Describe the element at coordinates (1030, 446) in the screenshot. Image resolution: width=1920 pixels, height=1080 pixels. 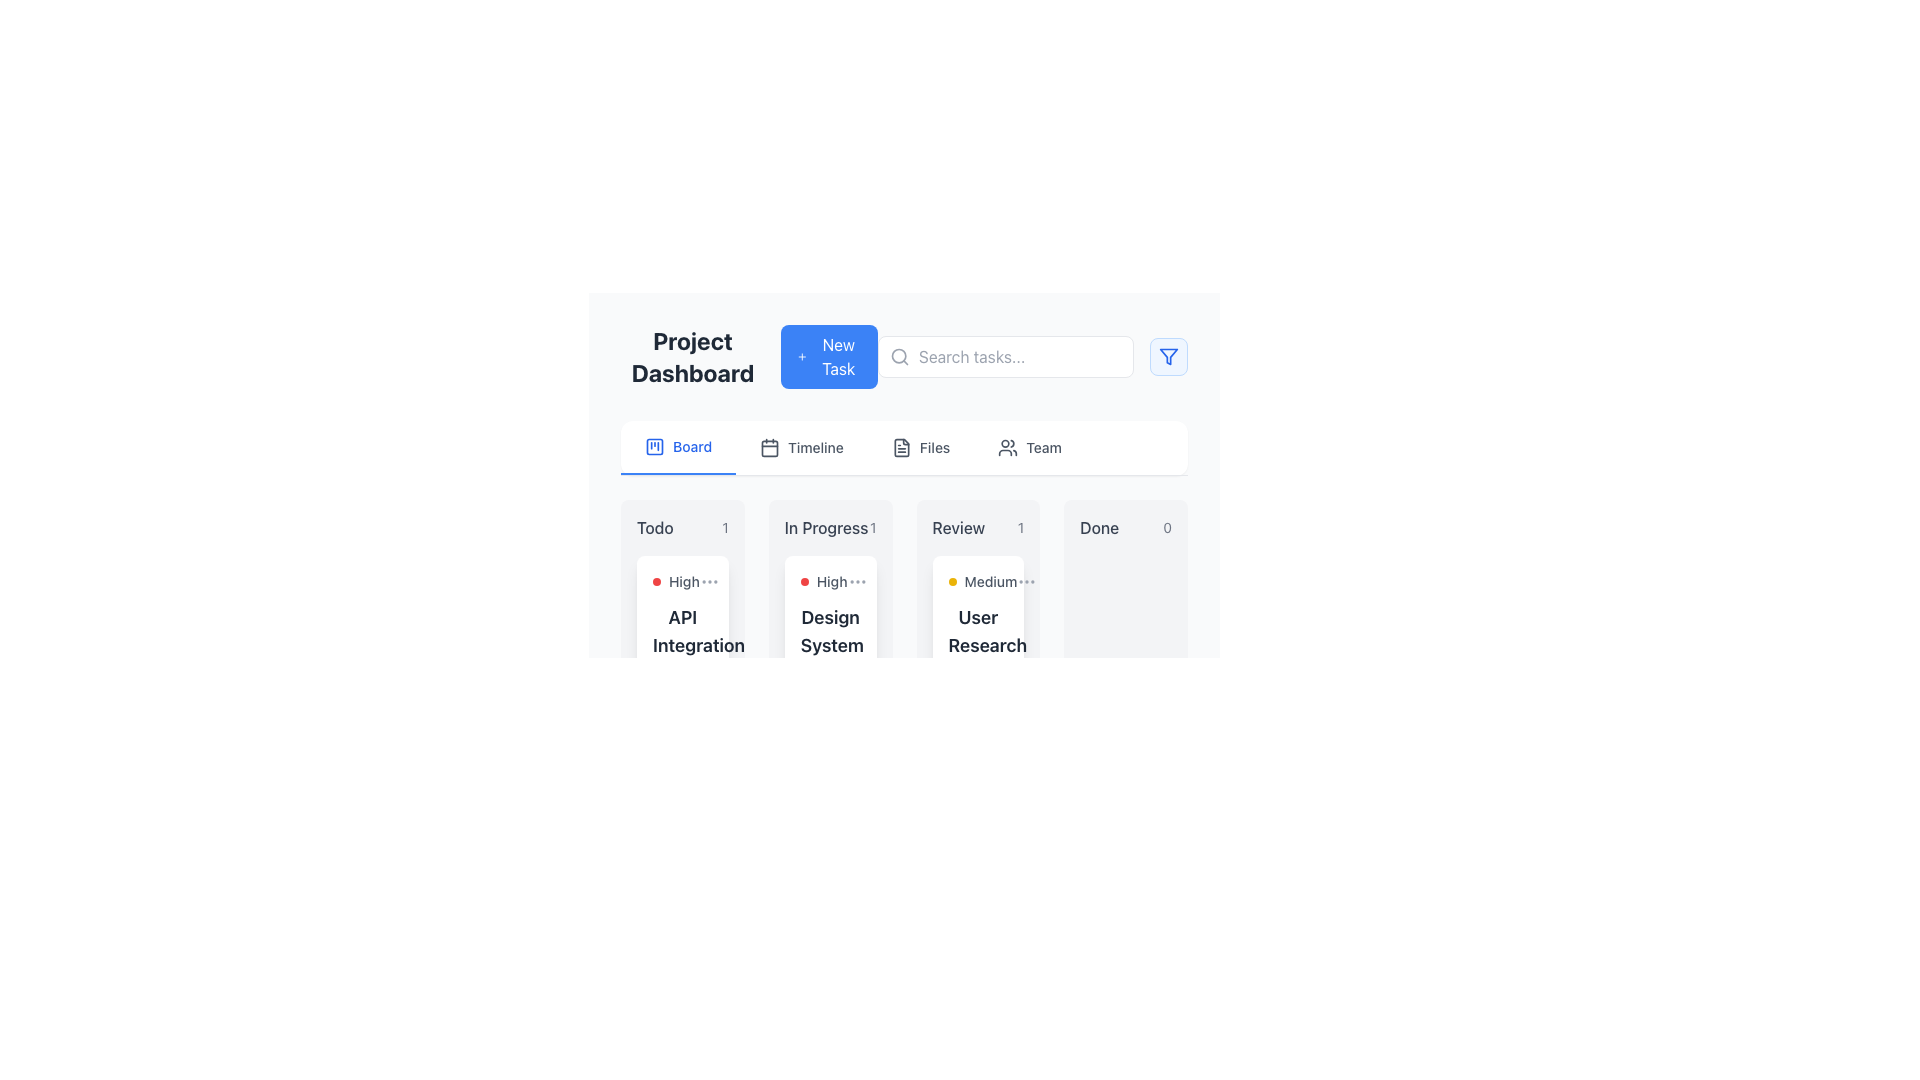
I see `the 'Team' button in the navigation menu` at that location.